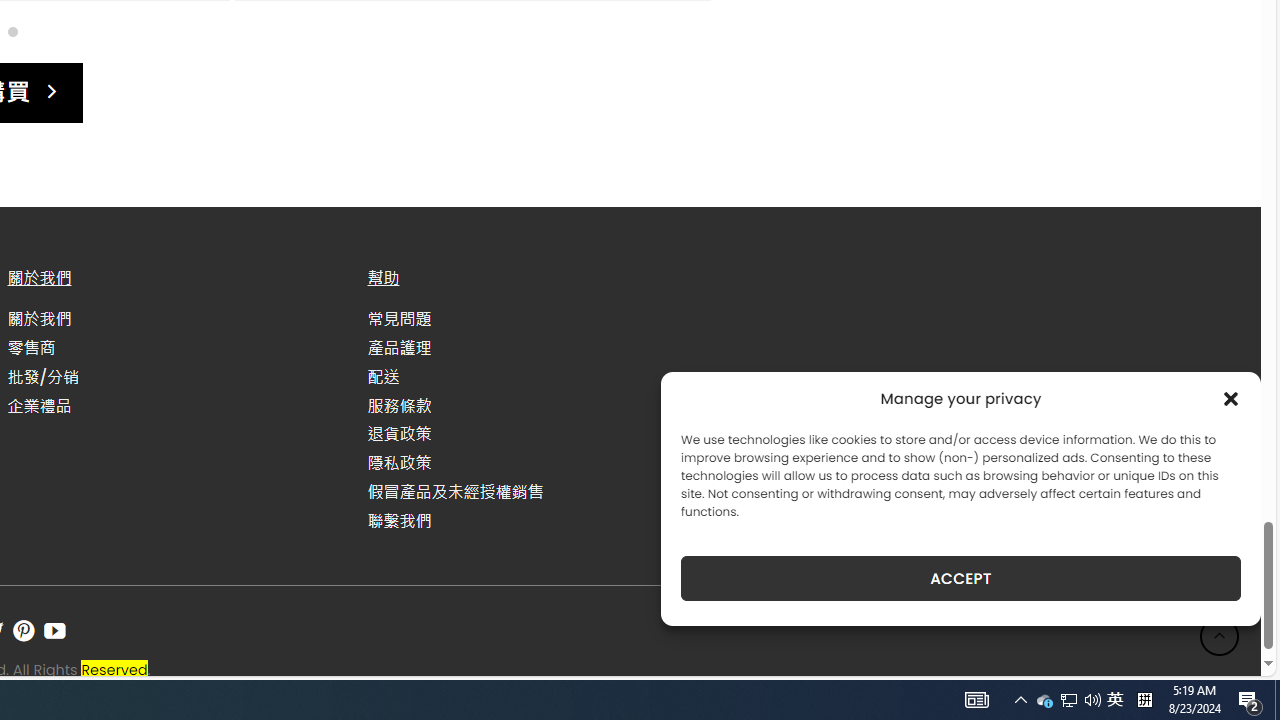 This screenshot has width=1280, height=720. I want to click on 'Go to top', so click(1219, 636).